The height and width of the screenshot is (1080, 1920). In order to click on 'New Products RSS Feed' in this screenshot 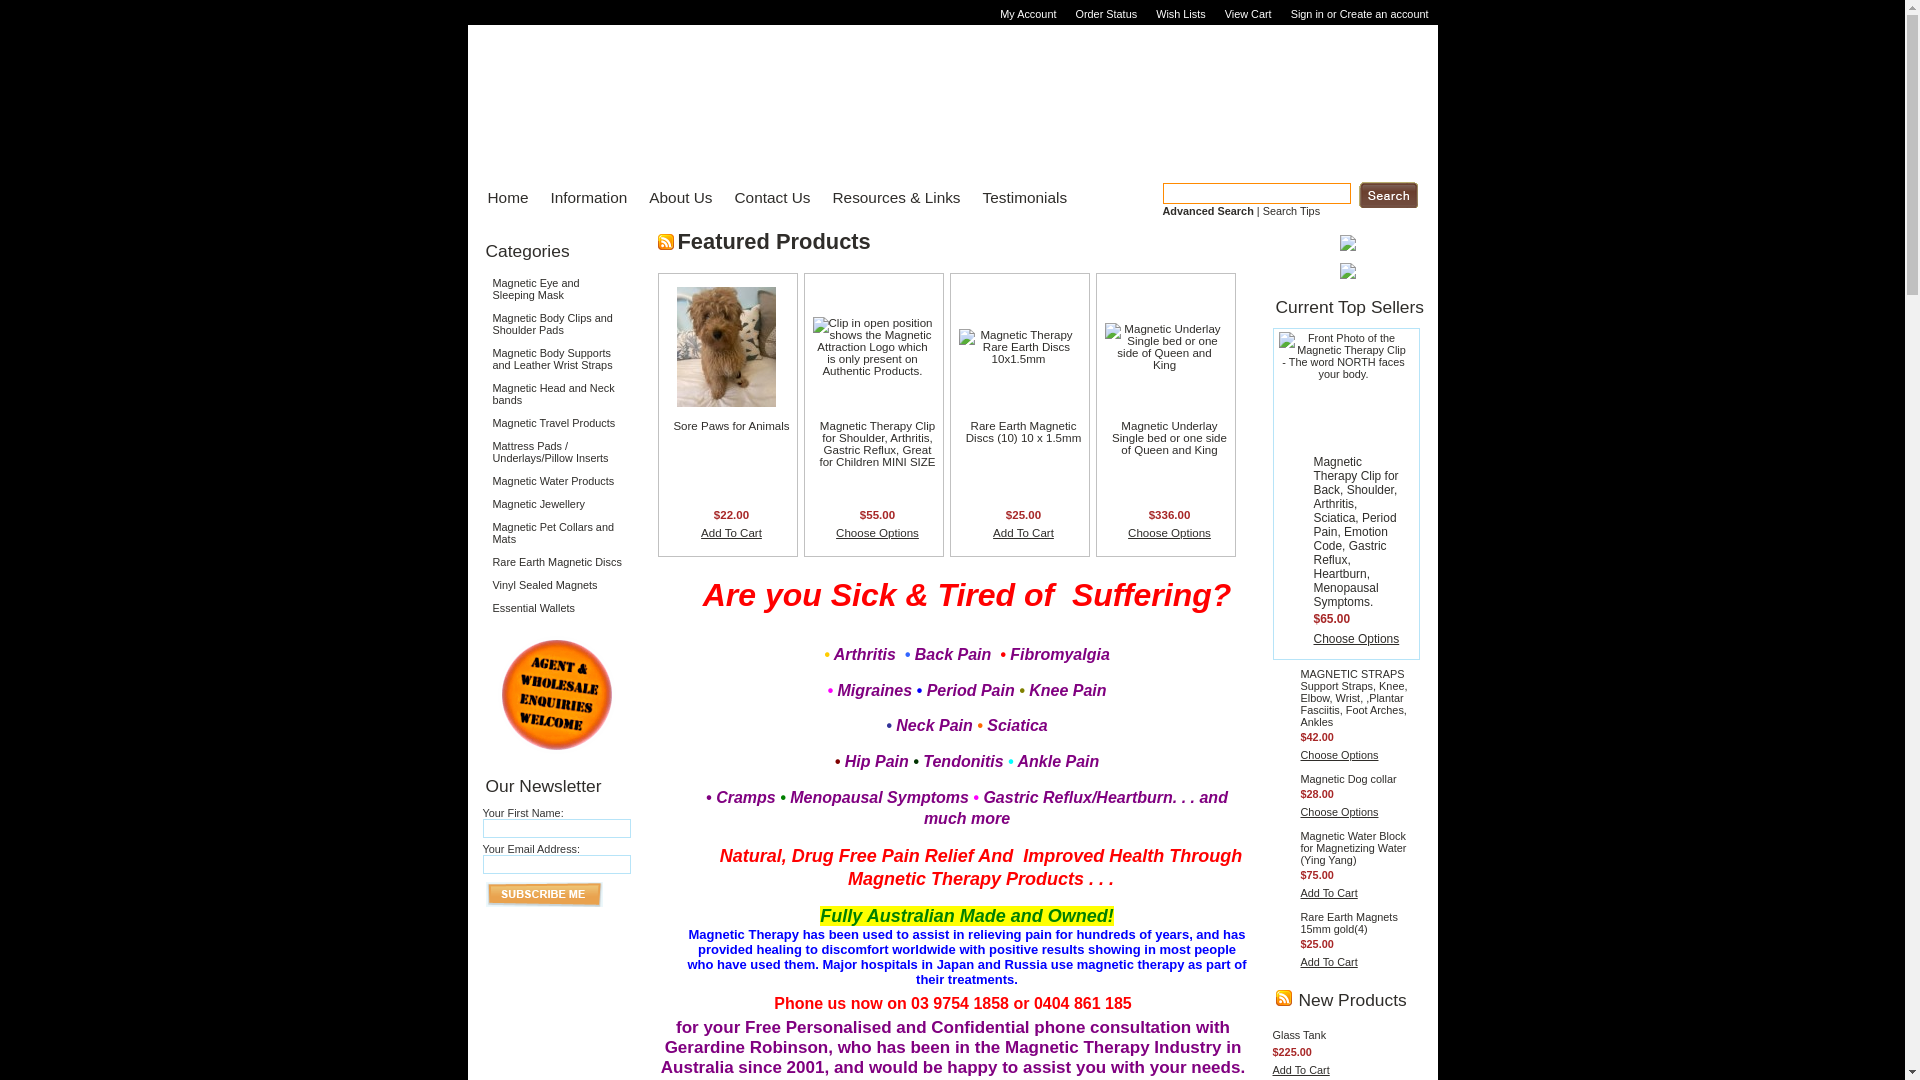, I will do `click(1275, 998)`.